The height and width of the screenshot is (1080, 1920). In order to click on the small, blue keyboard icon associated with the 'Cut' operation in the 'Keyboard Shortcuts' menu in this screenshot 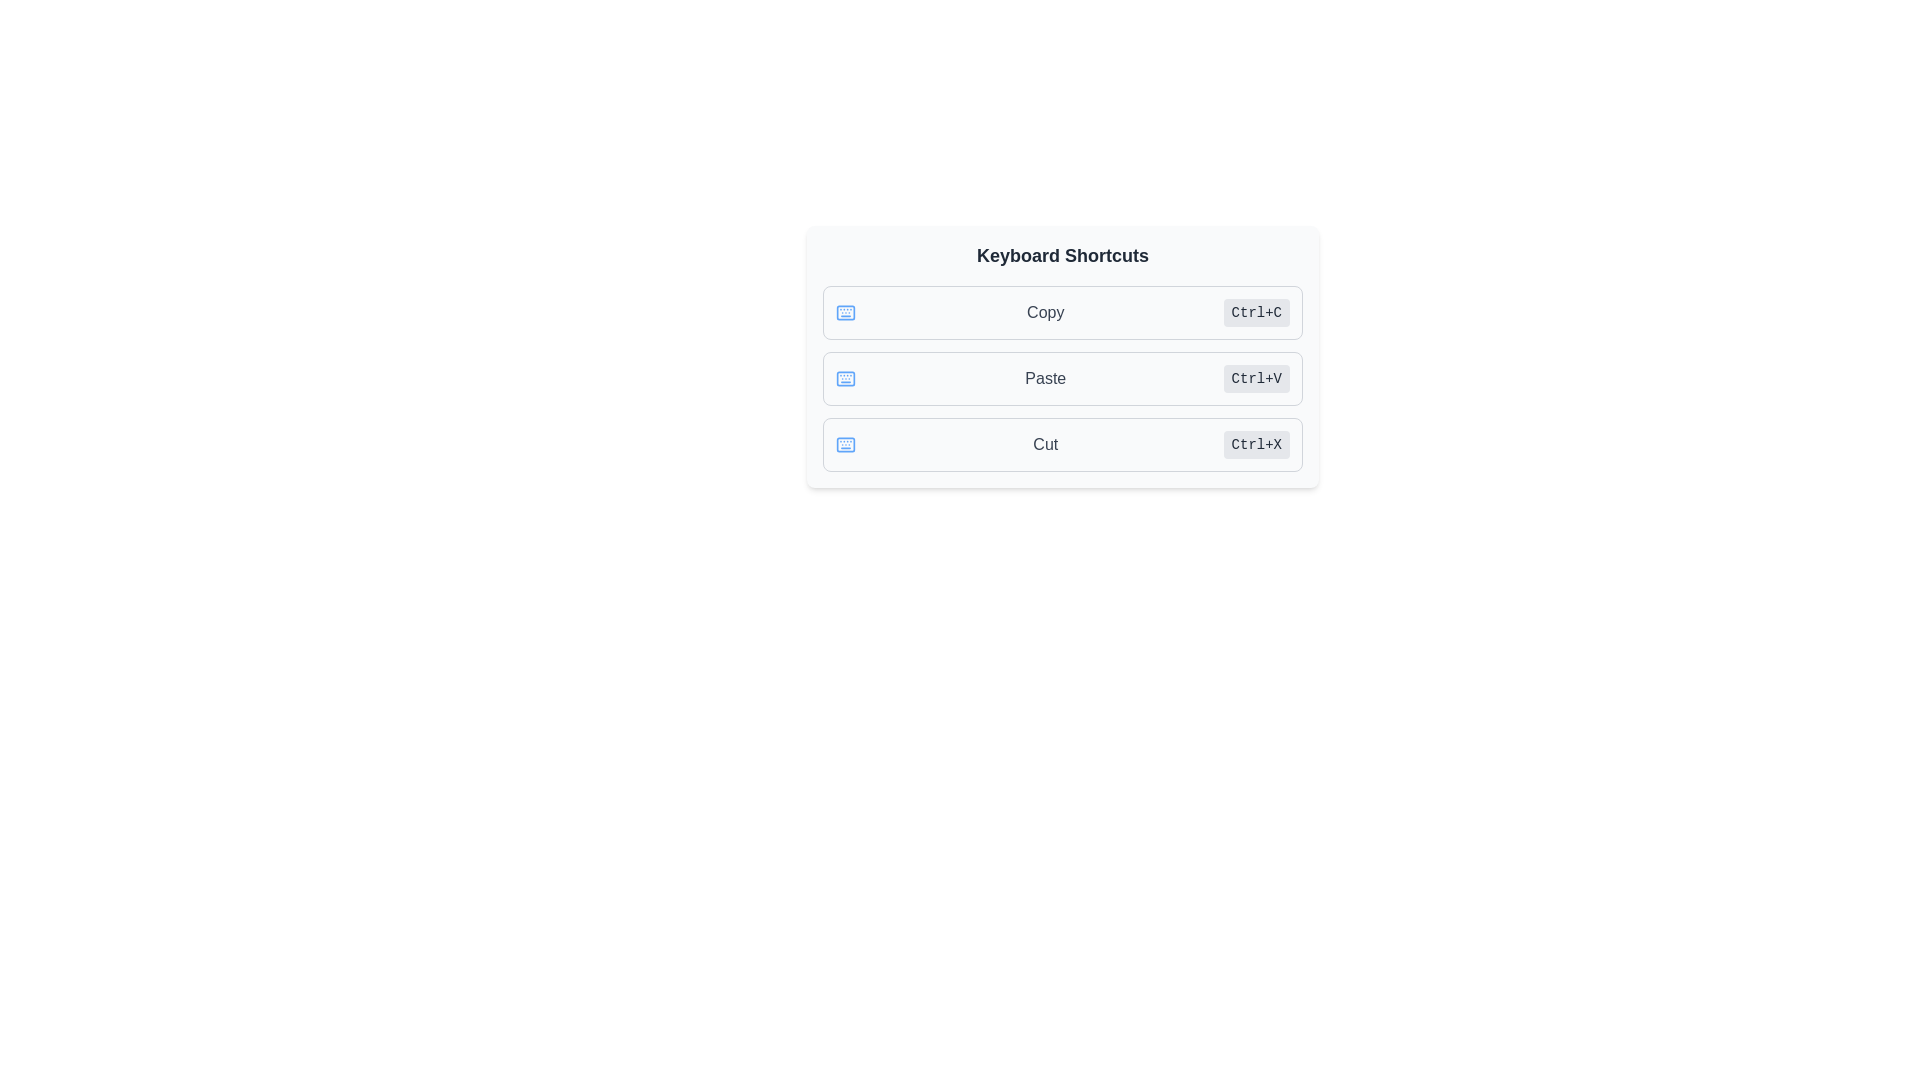, I will do `click(845, 443)`.